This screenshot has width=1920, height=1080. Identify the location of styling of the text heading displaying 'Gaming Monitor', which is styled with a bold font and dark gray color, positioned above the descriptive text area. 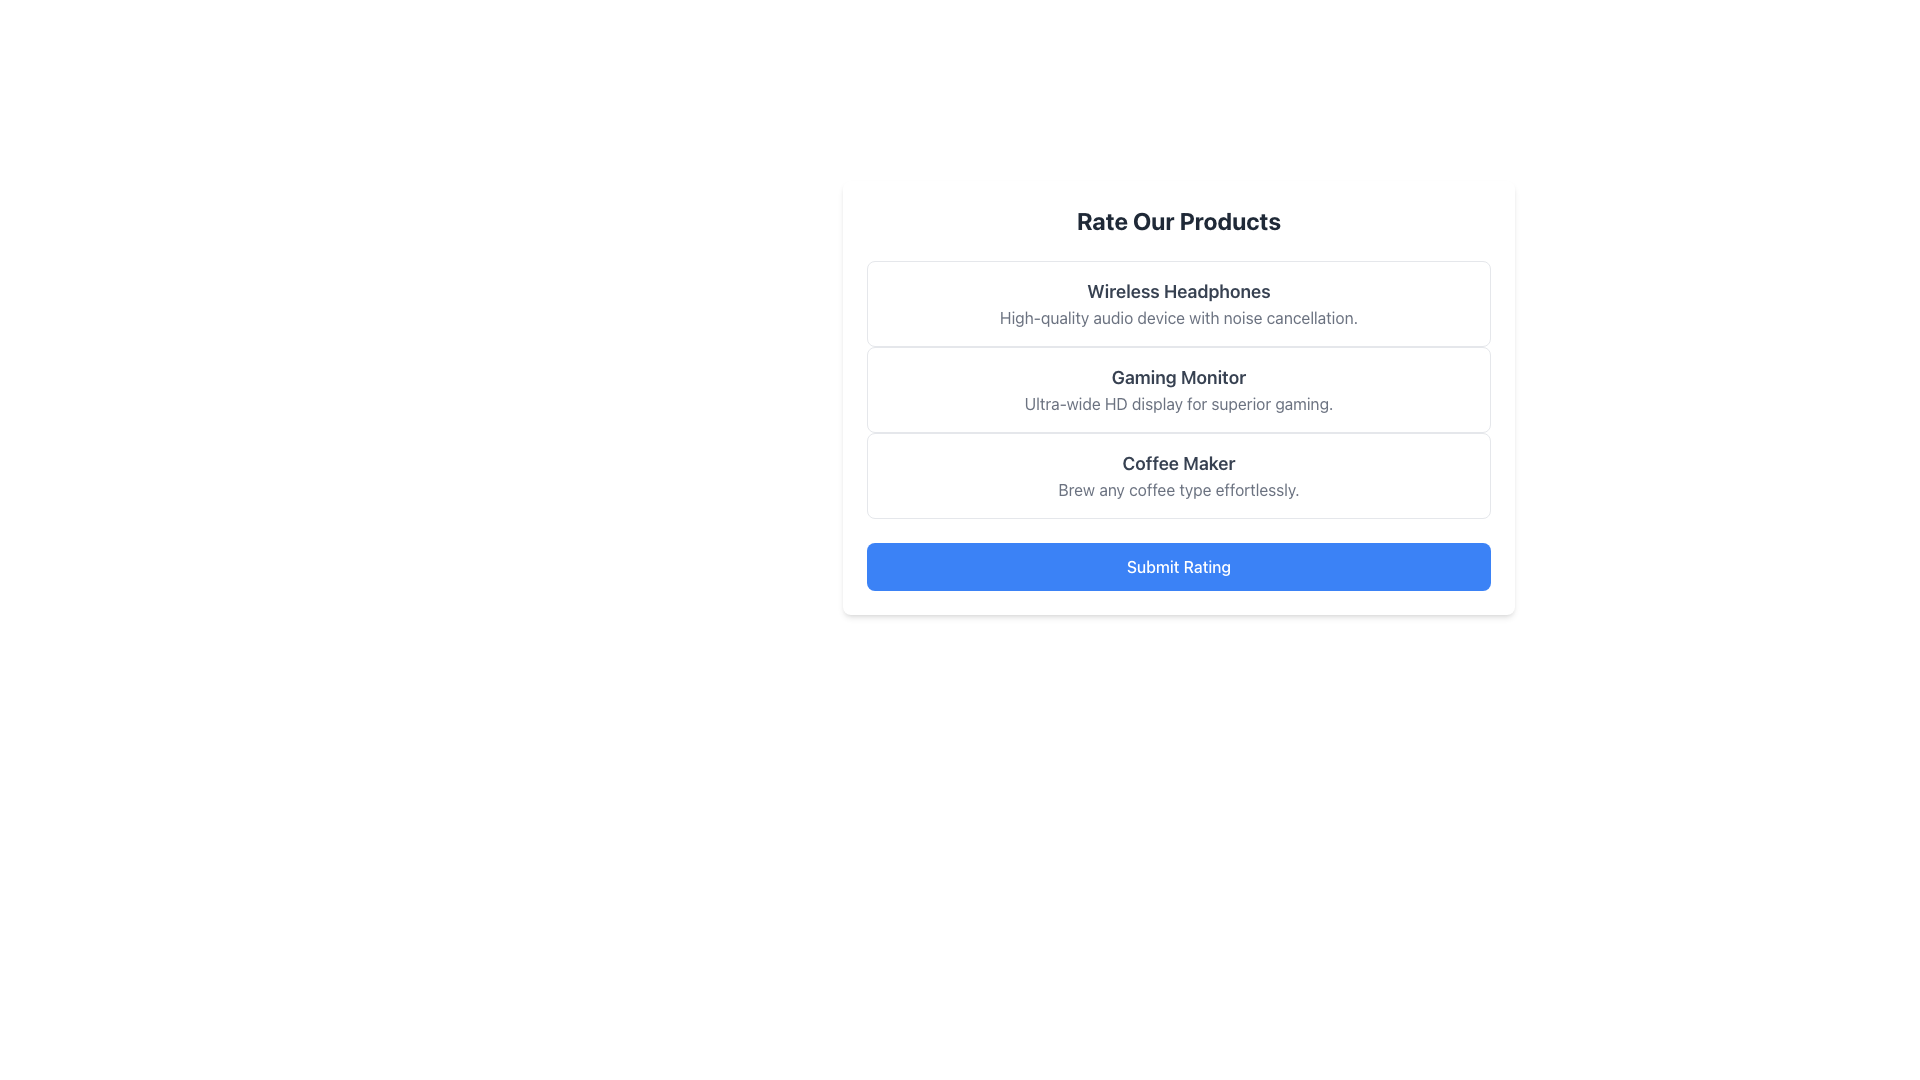
(1179, 378).